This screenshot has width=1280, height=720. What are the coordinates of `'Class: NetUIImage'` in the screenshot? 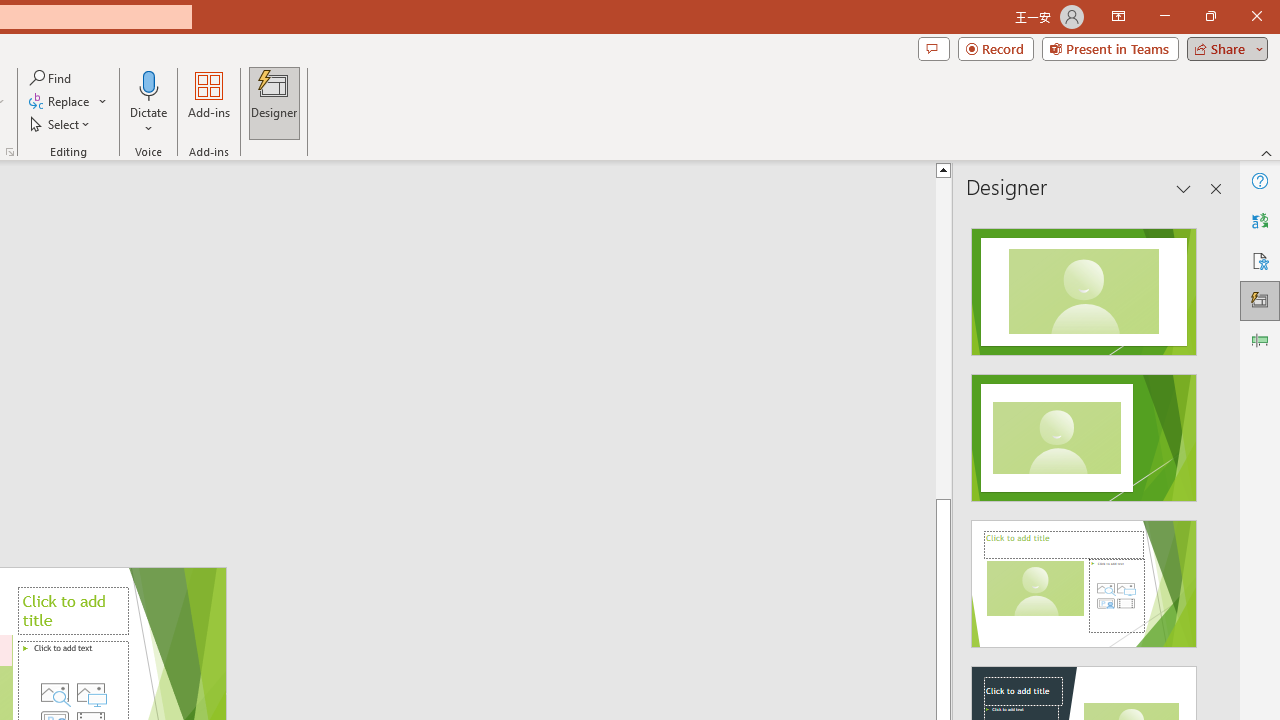 It's located at (1082, 584).